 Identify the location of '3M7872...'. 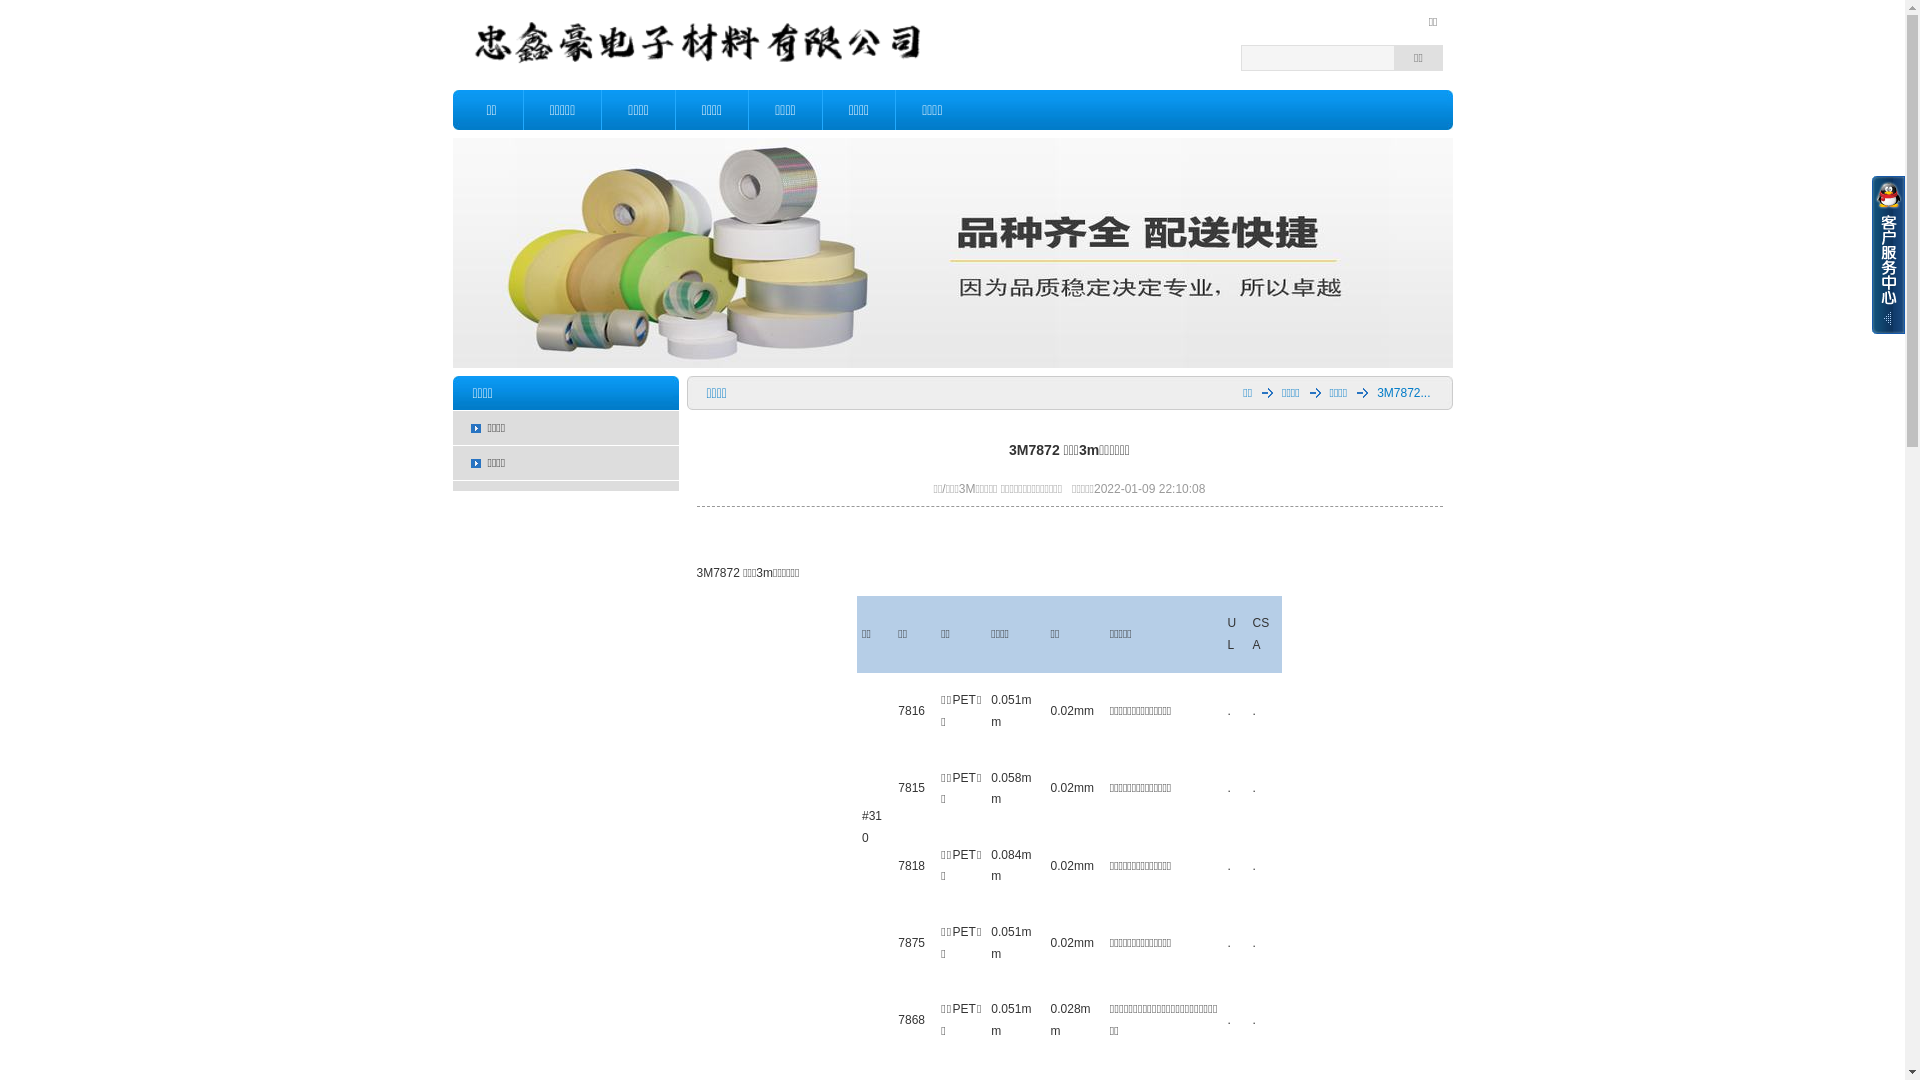
(1357, 393).